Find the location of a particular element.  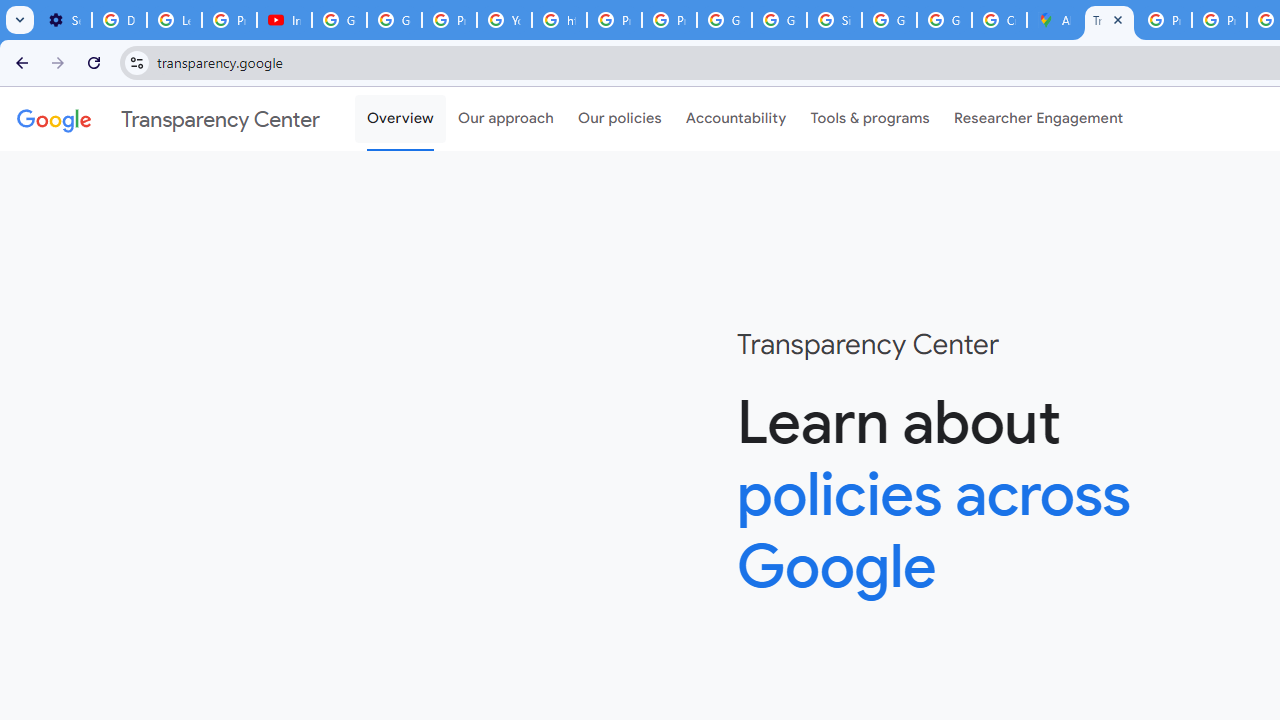

'Researcher Engagement' is located at coordinates (1038, 119).